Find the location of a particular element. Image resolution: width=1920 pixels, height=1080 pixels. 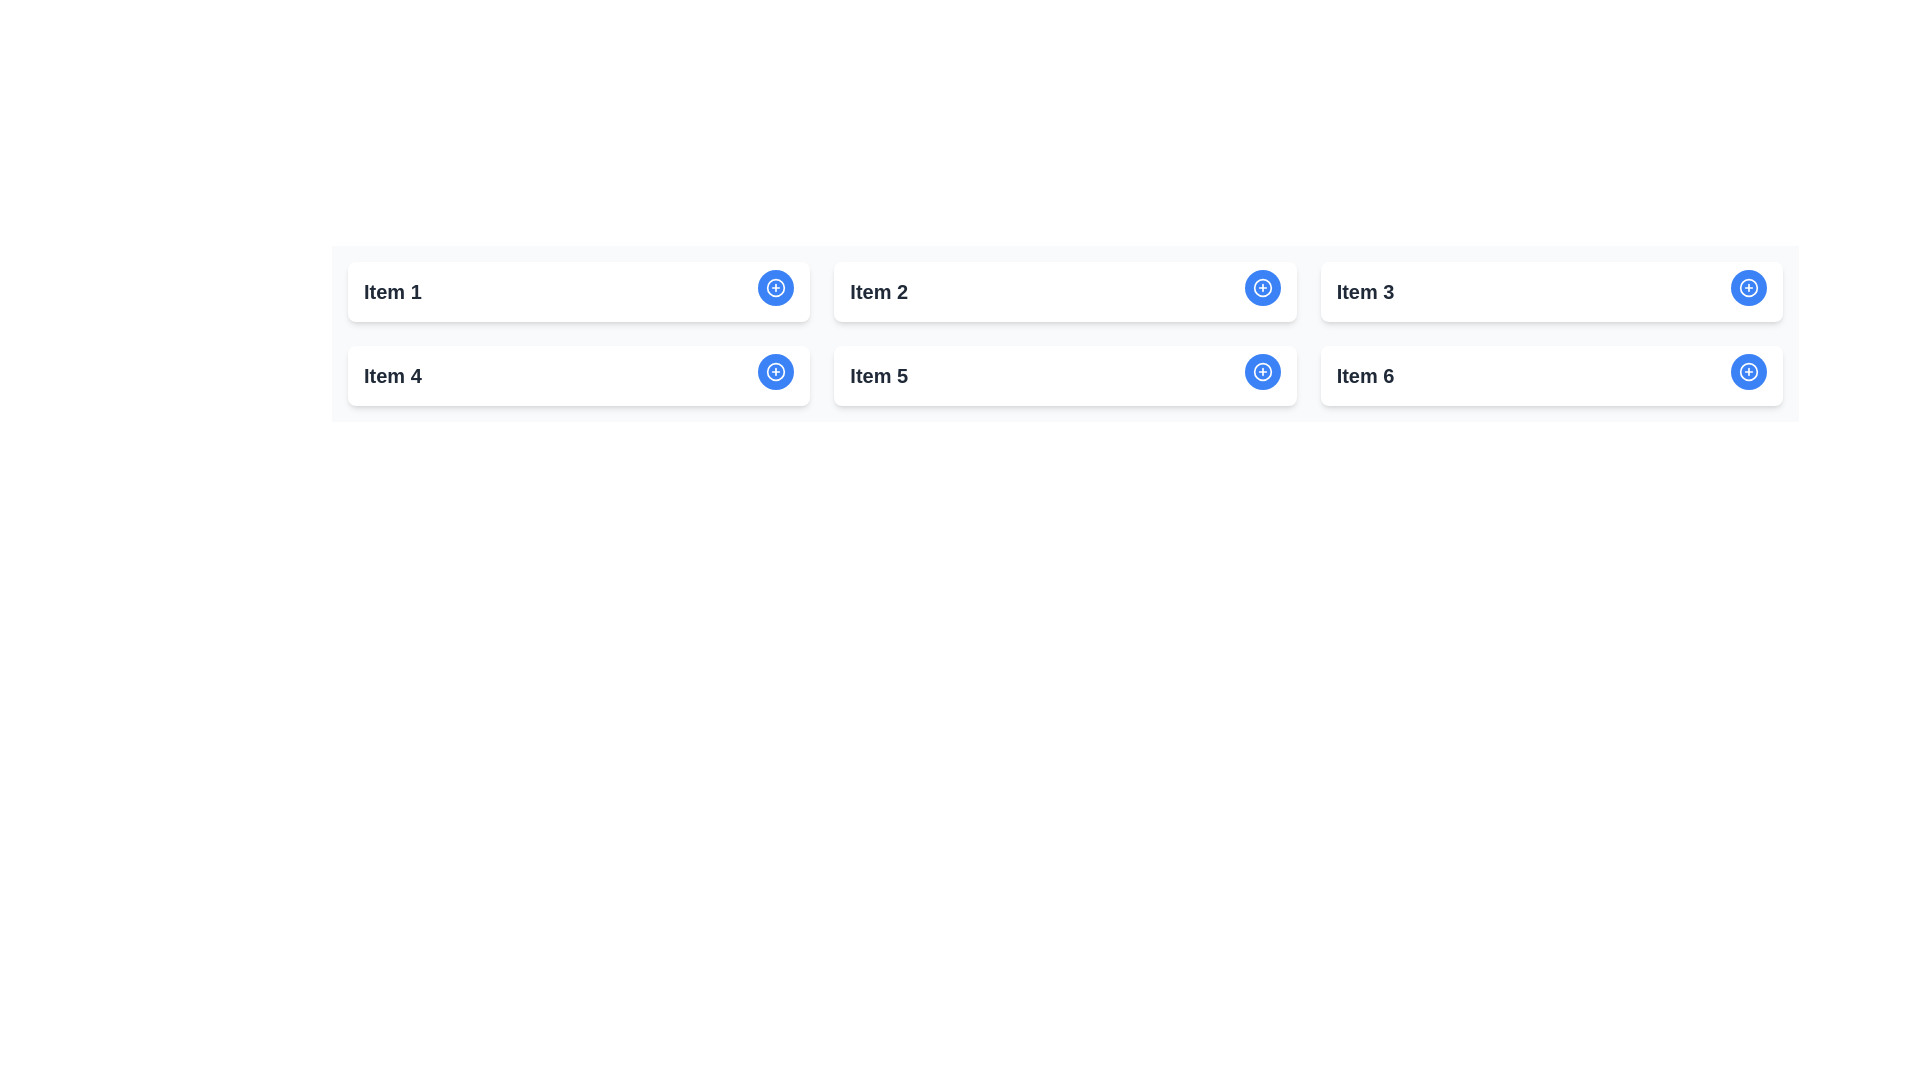

the text within the fourth card in the grid layout, located in the second row below the first item is located at coordinates (578, 375).